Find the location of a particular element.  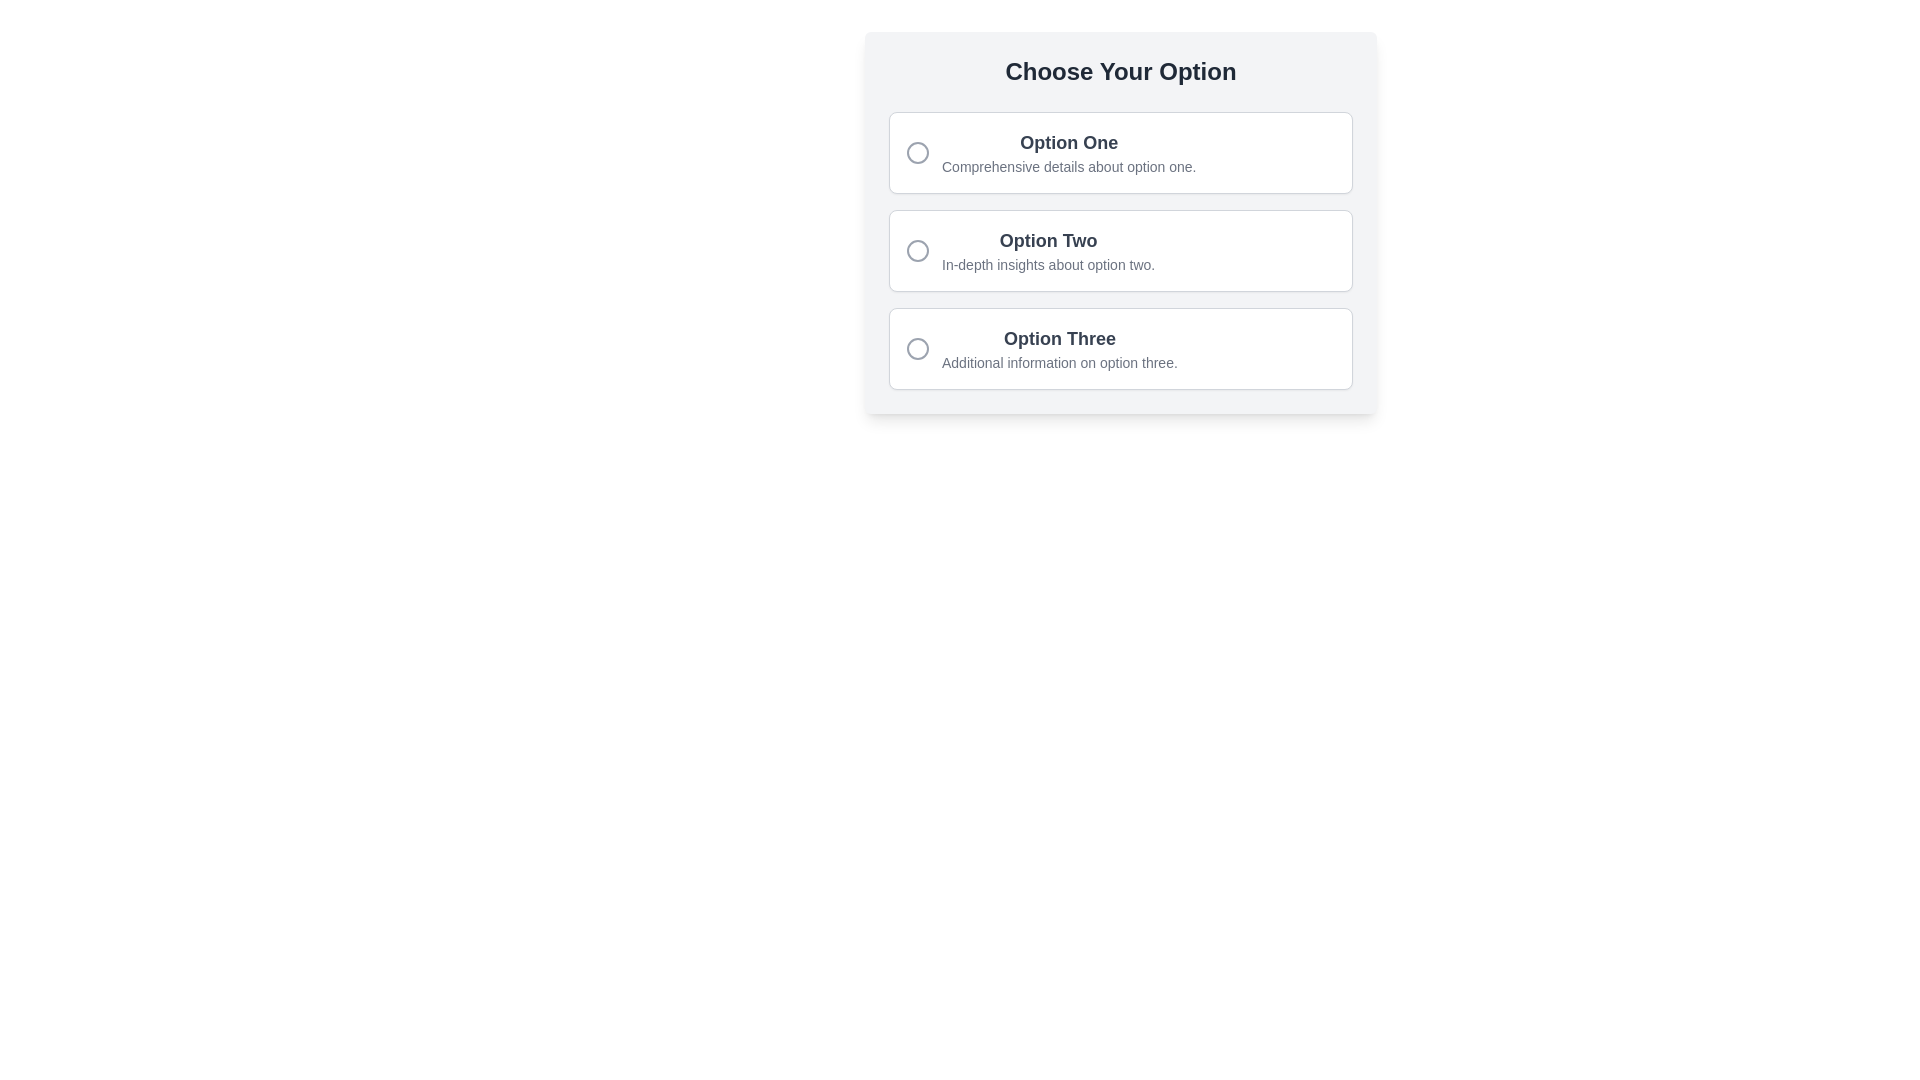

the circular Radio Button Indicator located to the left of the text 'Option Two' is located at coordinates (916, 249).